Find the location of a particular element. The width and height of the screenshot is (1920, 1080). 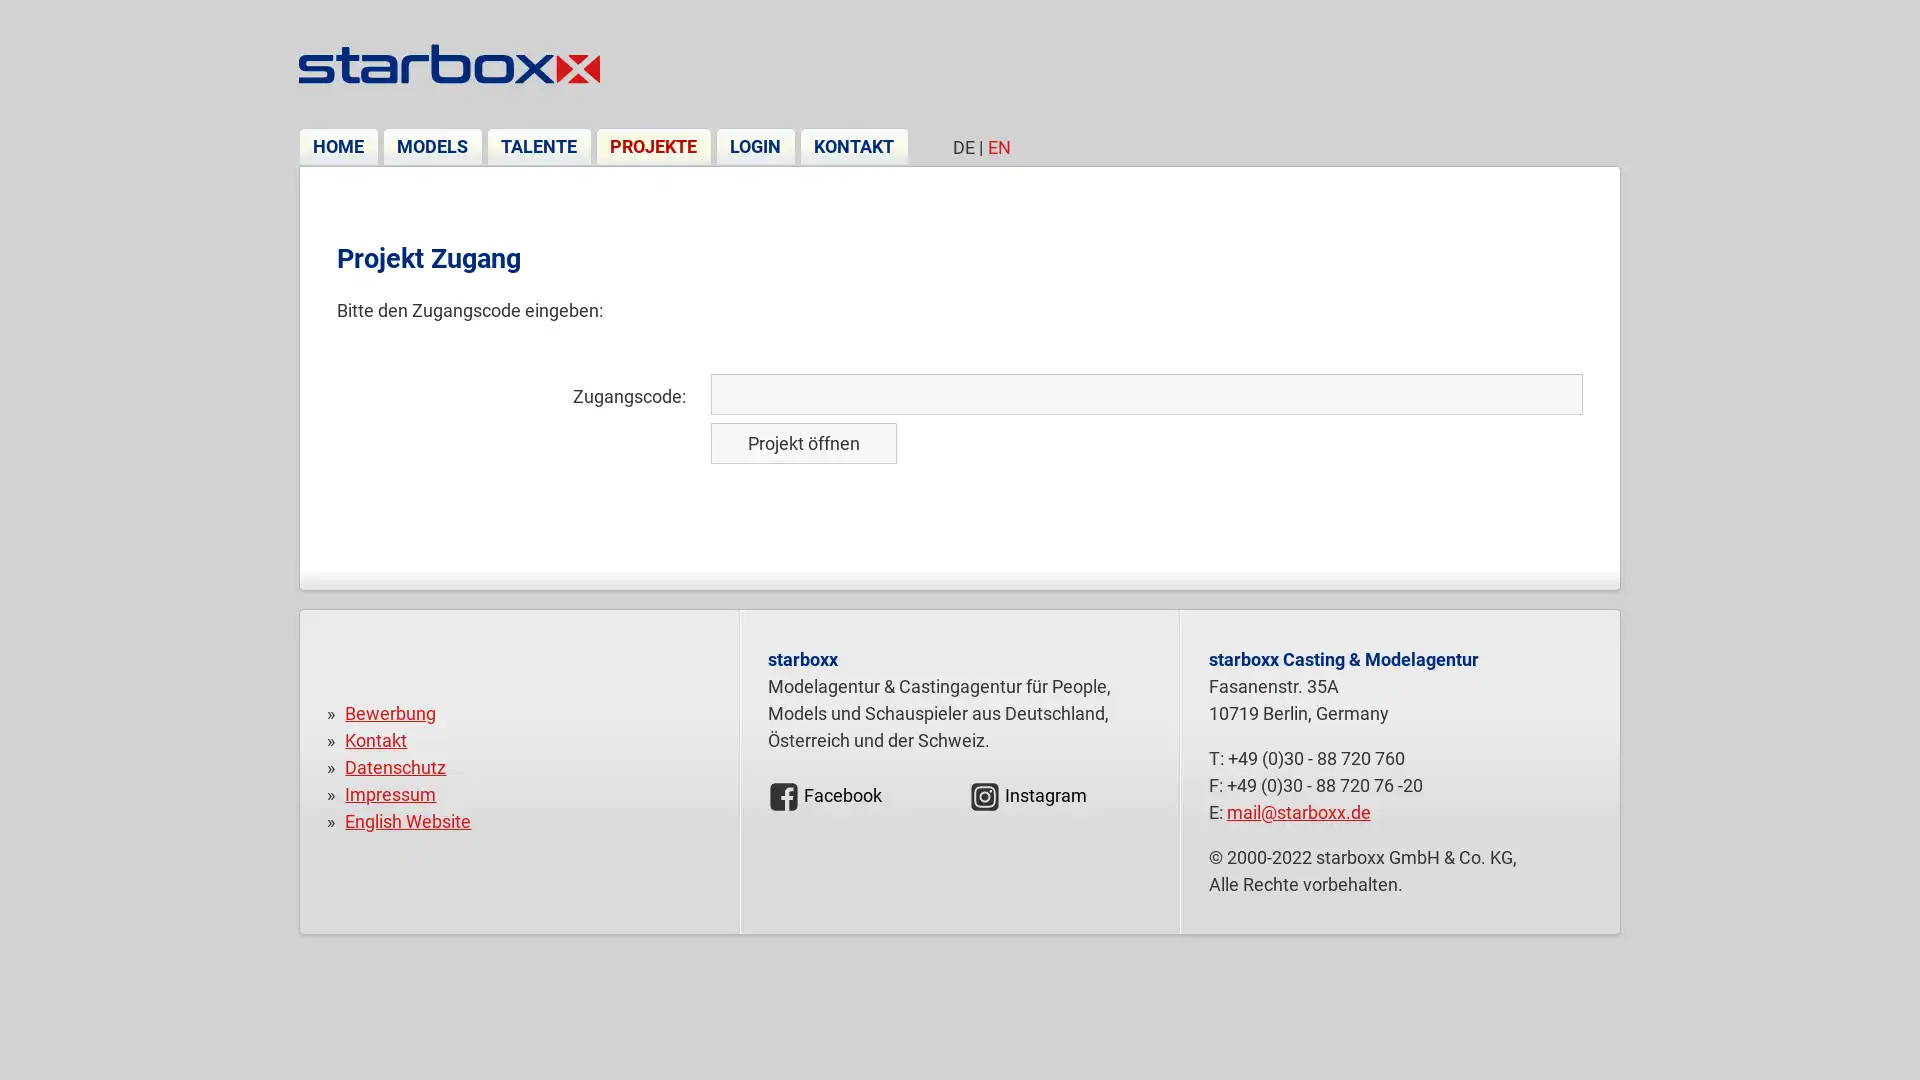

Projekt offnen is located at coordinates (802, 442).